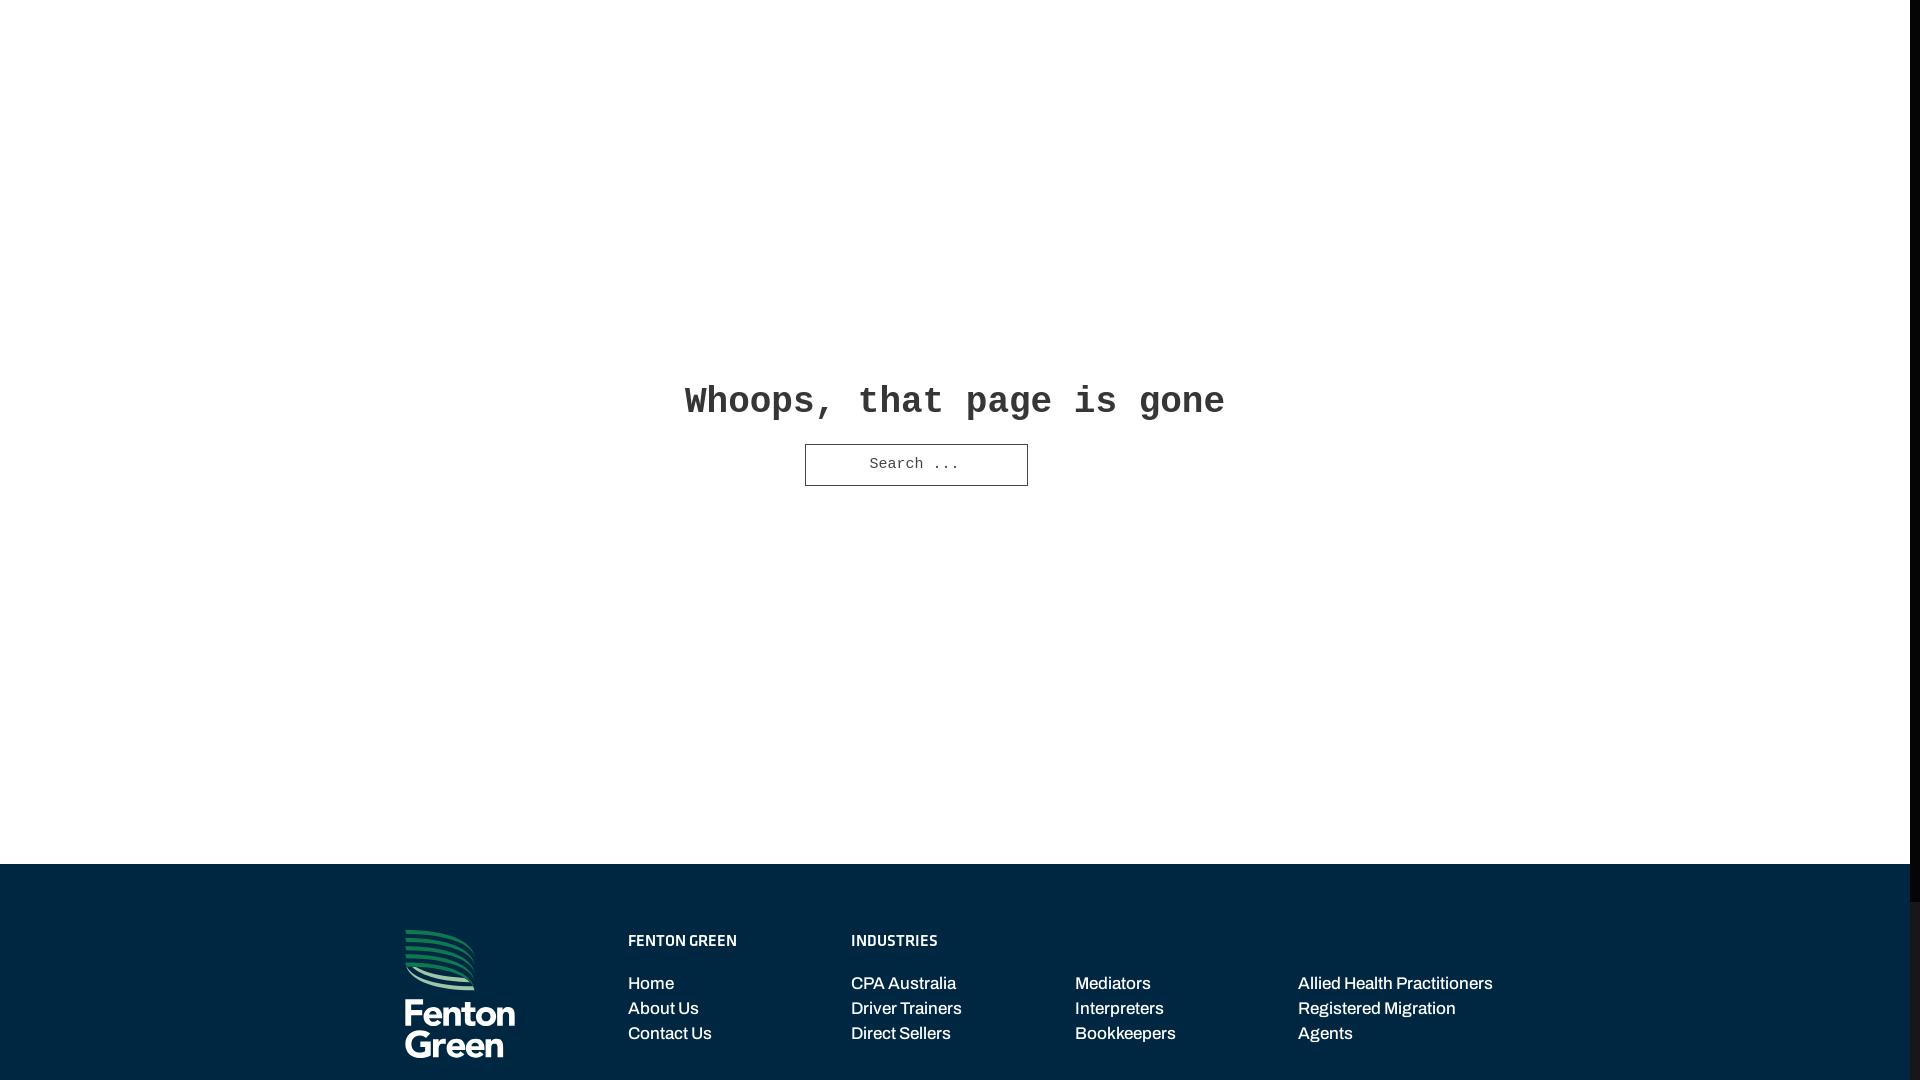 The height and width of the screenshot is (1080, 1920). I want to click on 'Direct Sellers', so click(850, 1033).